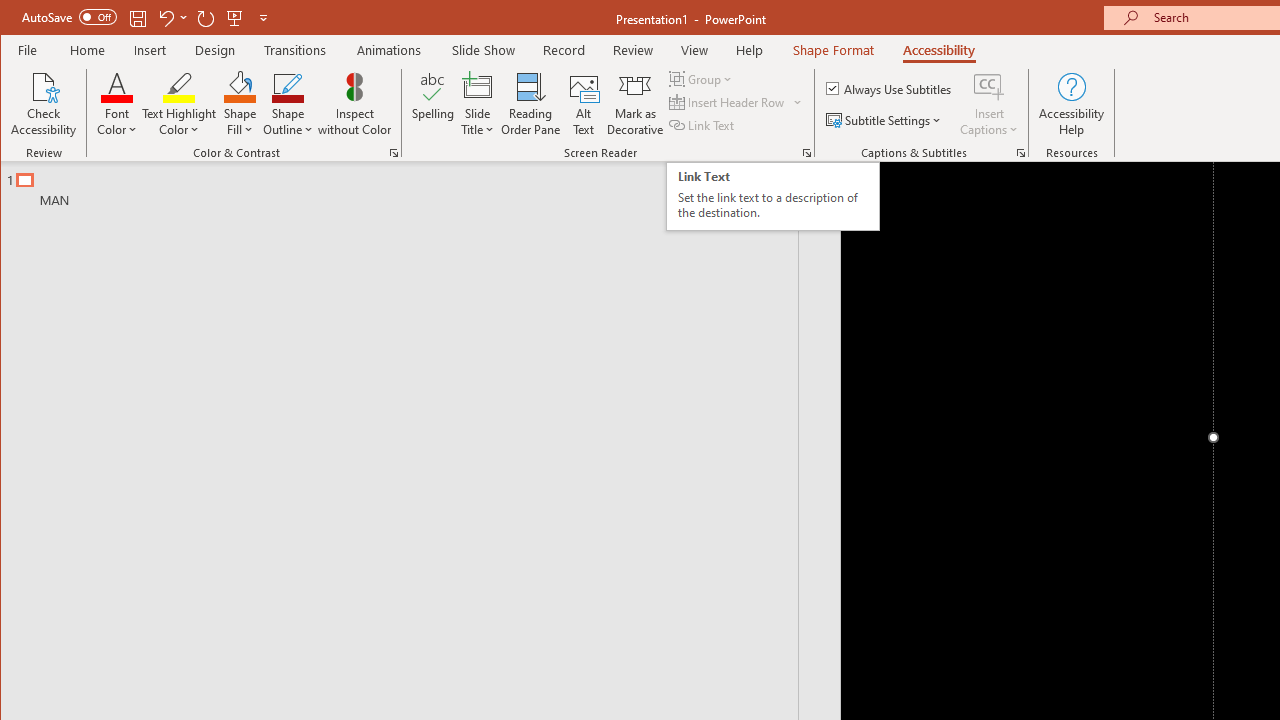 The height and width of the screenshot is (720, 1280). What do you see at coordinates (735, 102) in the screenshot?
I see `'Insert Header Row'` at bounding box center [735, 102].